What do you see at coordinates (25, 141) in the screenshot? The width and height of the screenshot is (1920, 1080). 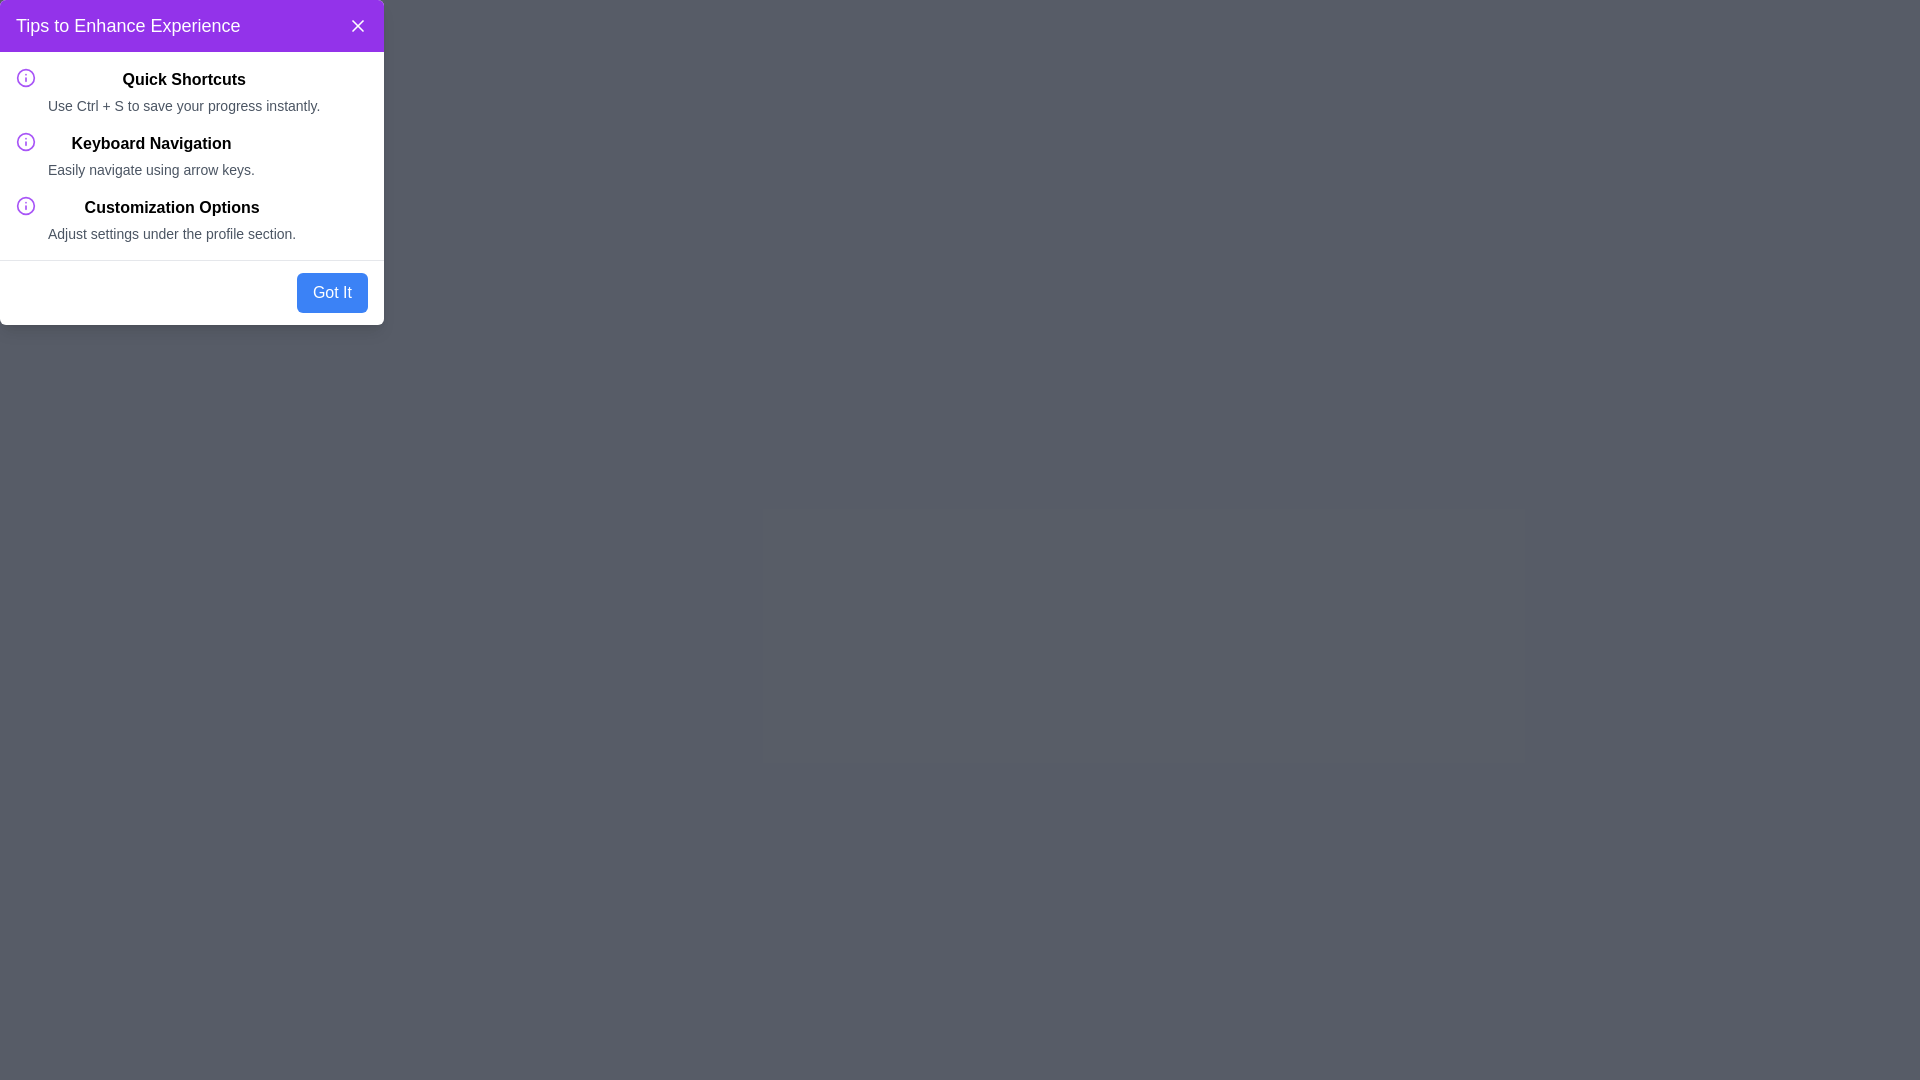 I see `the outermost circular outline of the SVG icon representing 'Keyboard Navigation' located to the left of the text in the dialog box` at bounding box center [25, 141].